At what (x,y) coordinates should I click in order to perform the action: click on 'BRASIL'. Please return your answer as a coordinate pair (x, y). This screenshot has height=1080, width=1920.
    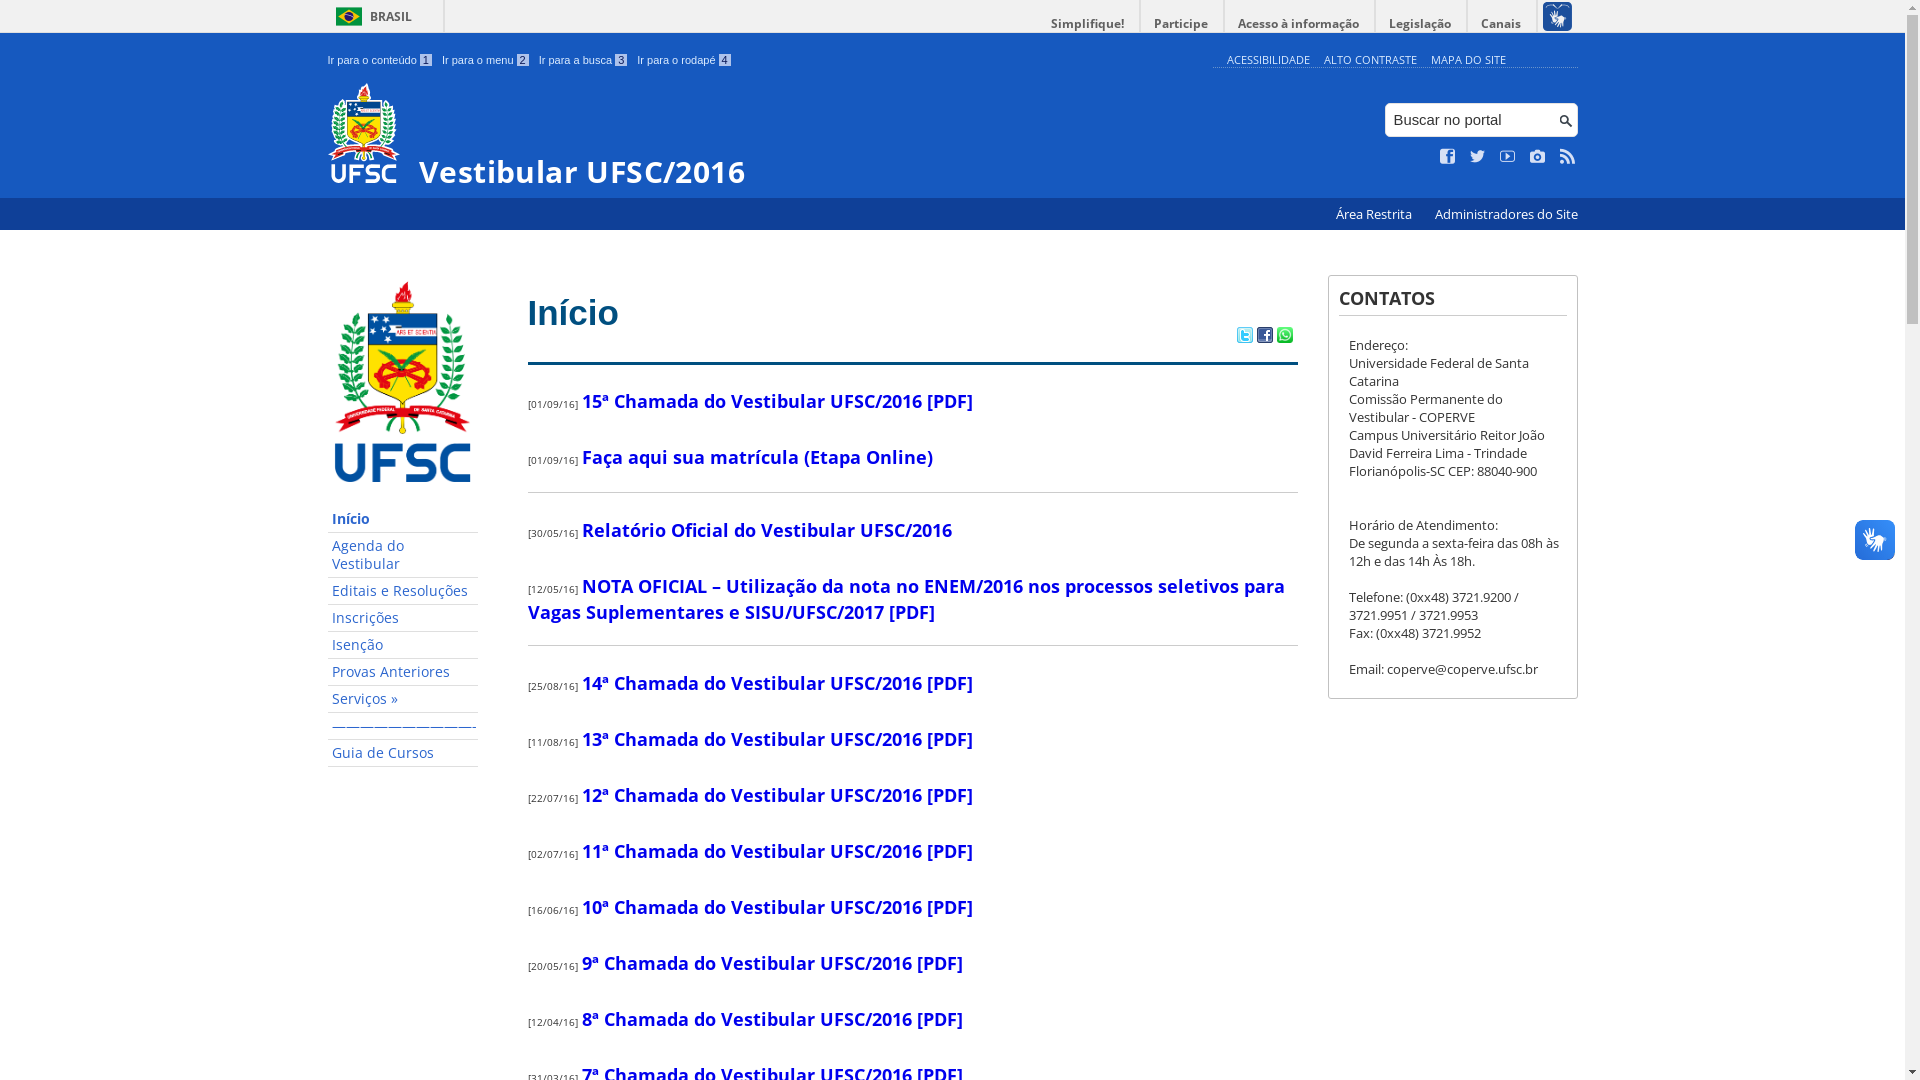
    Looking at the image, I should click on (370, 16).